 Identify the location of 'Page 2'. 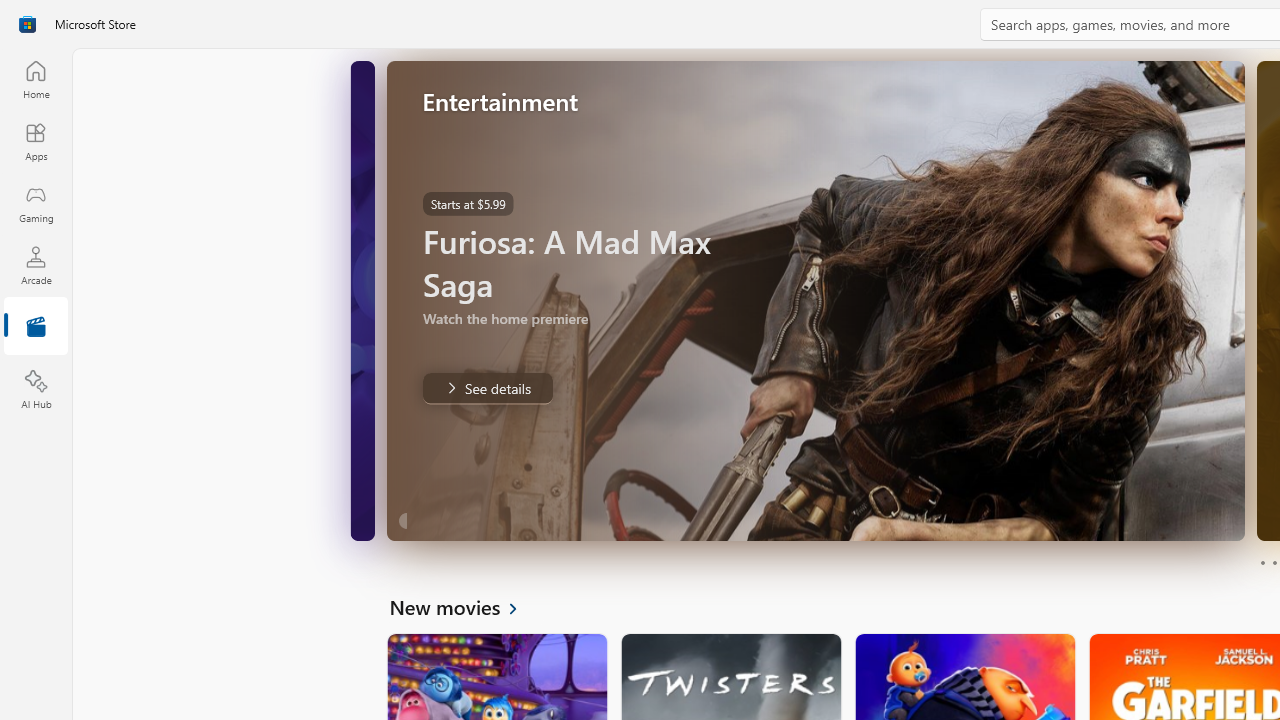
(1273, 563).